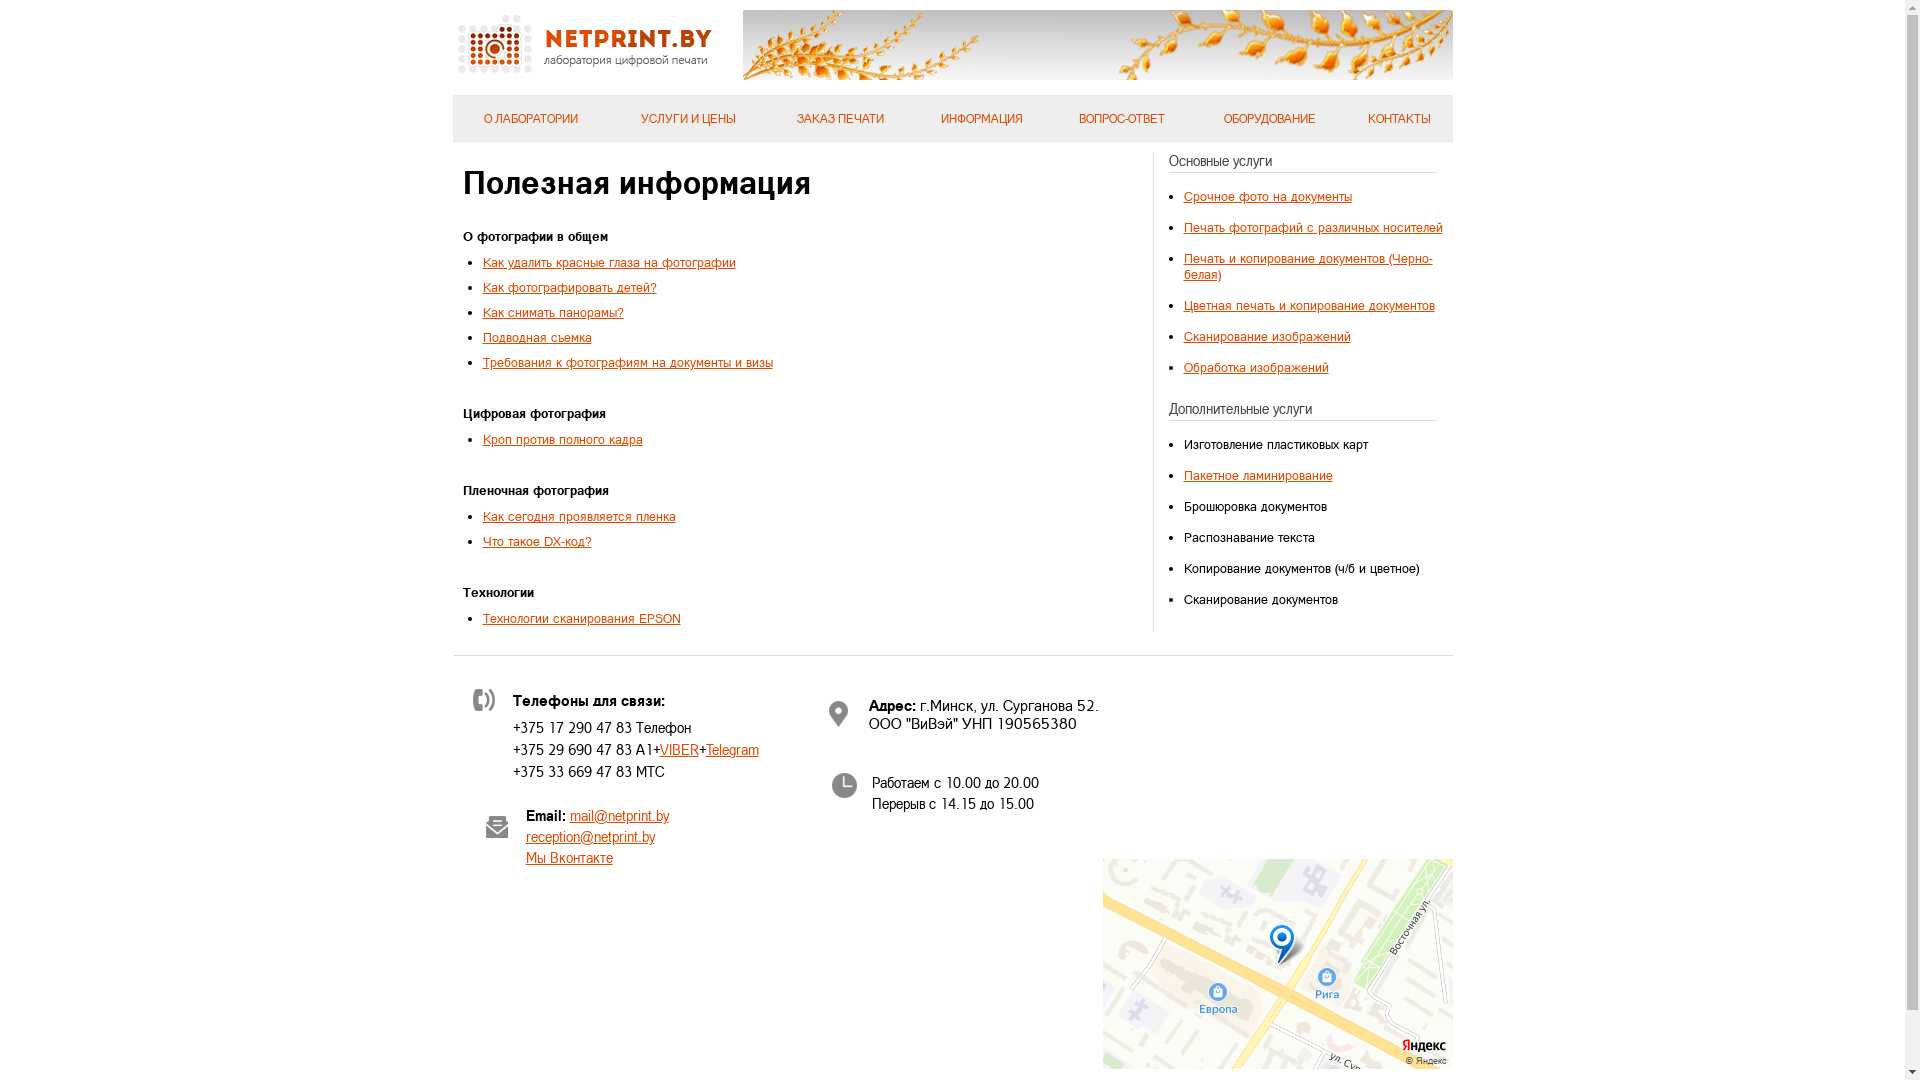  Describe the element at coordinates (589, 836) in the screenshot. I see `'reception@netprint.by'` at that location.